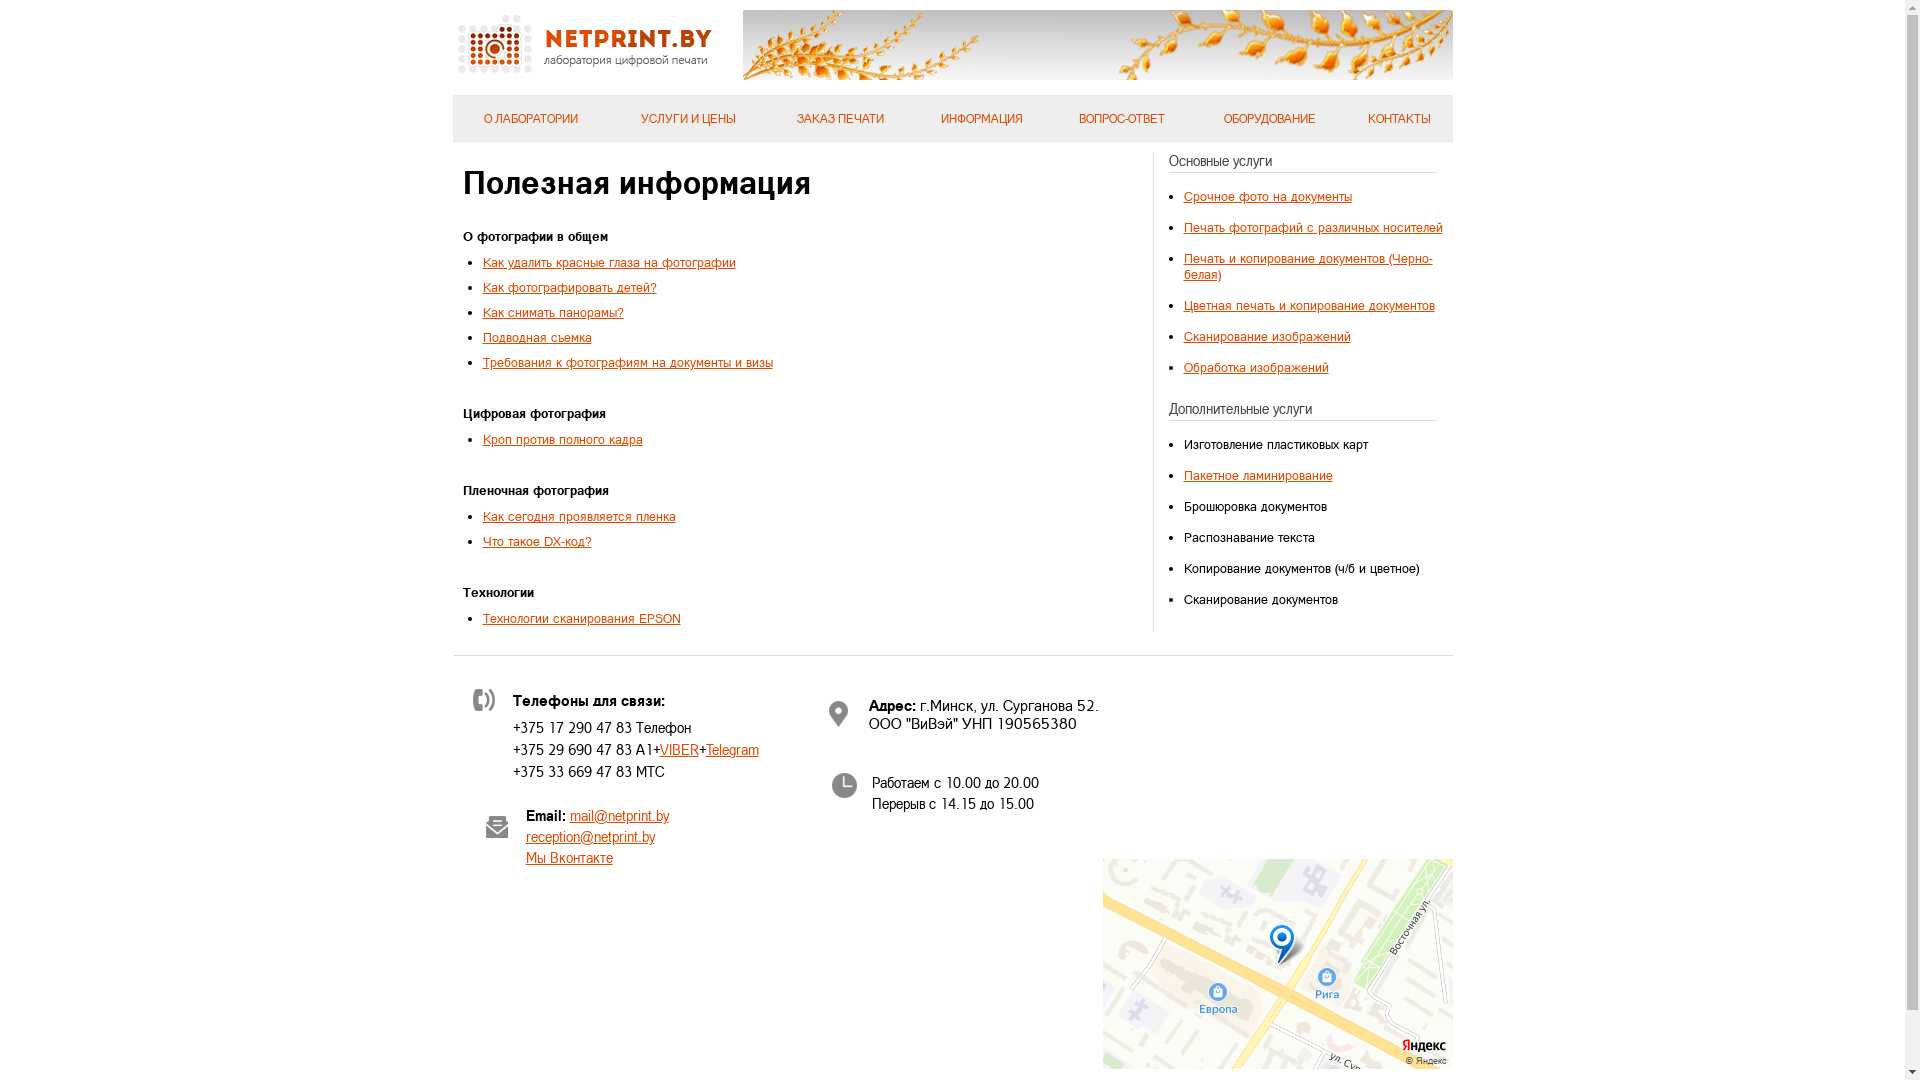  Describe the element at coordinates (589, 836) in the screenshot. I see `'reception@netprint.by'` at that location.